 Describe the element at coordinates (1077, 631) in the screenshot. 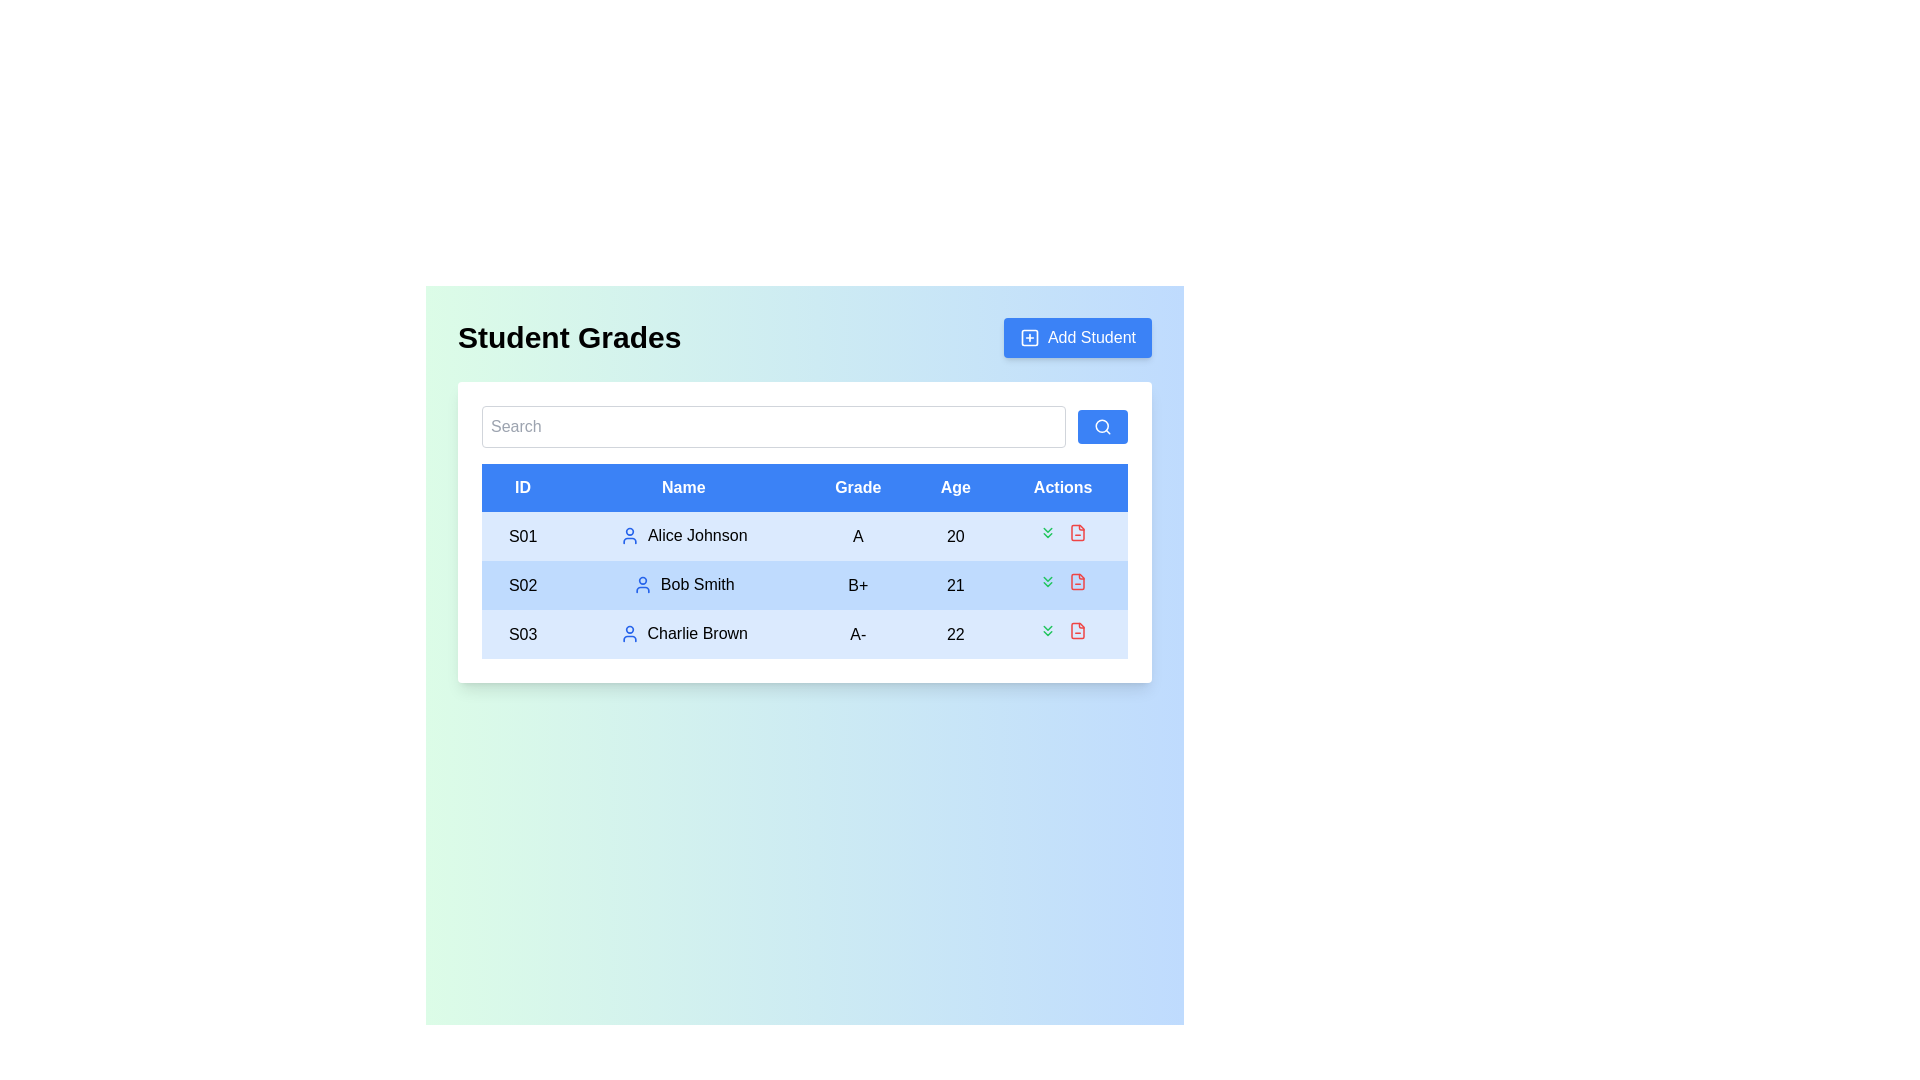

I see `the red document icon with a minus sign located in the Actions column for the third student row (Charlie Brown)` at that location.